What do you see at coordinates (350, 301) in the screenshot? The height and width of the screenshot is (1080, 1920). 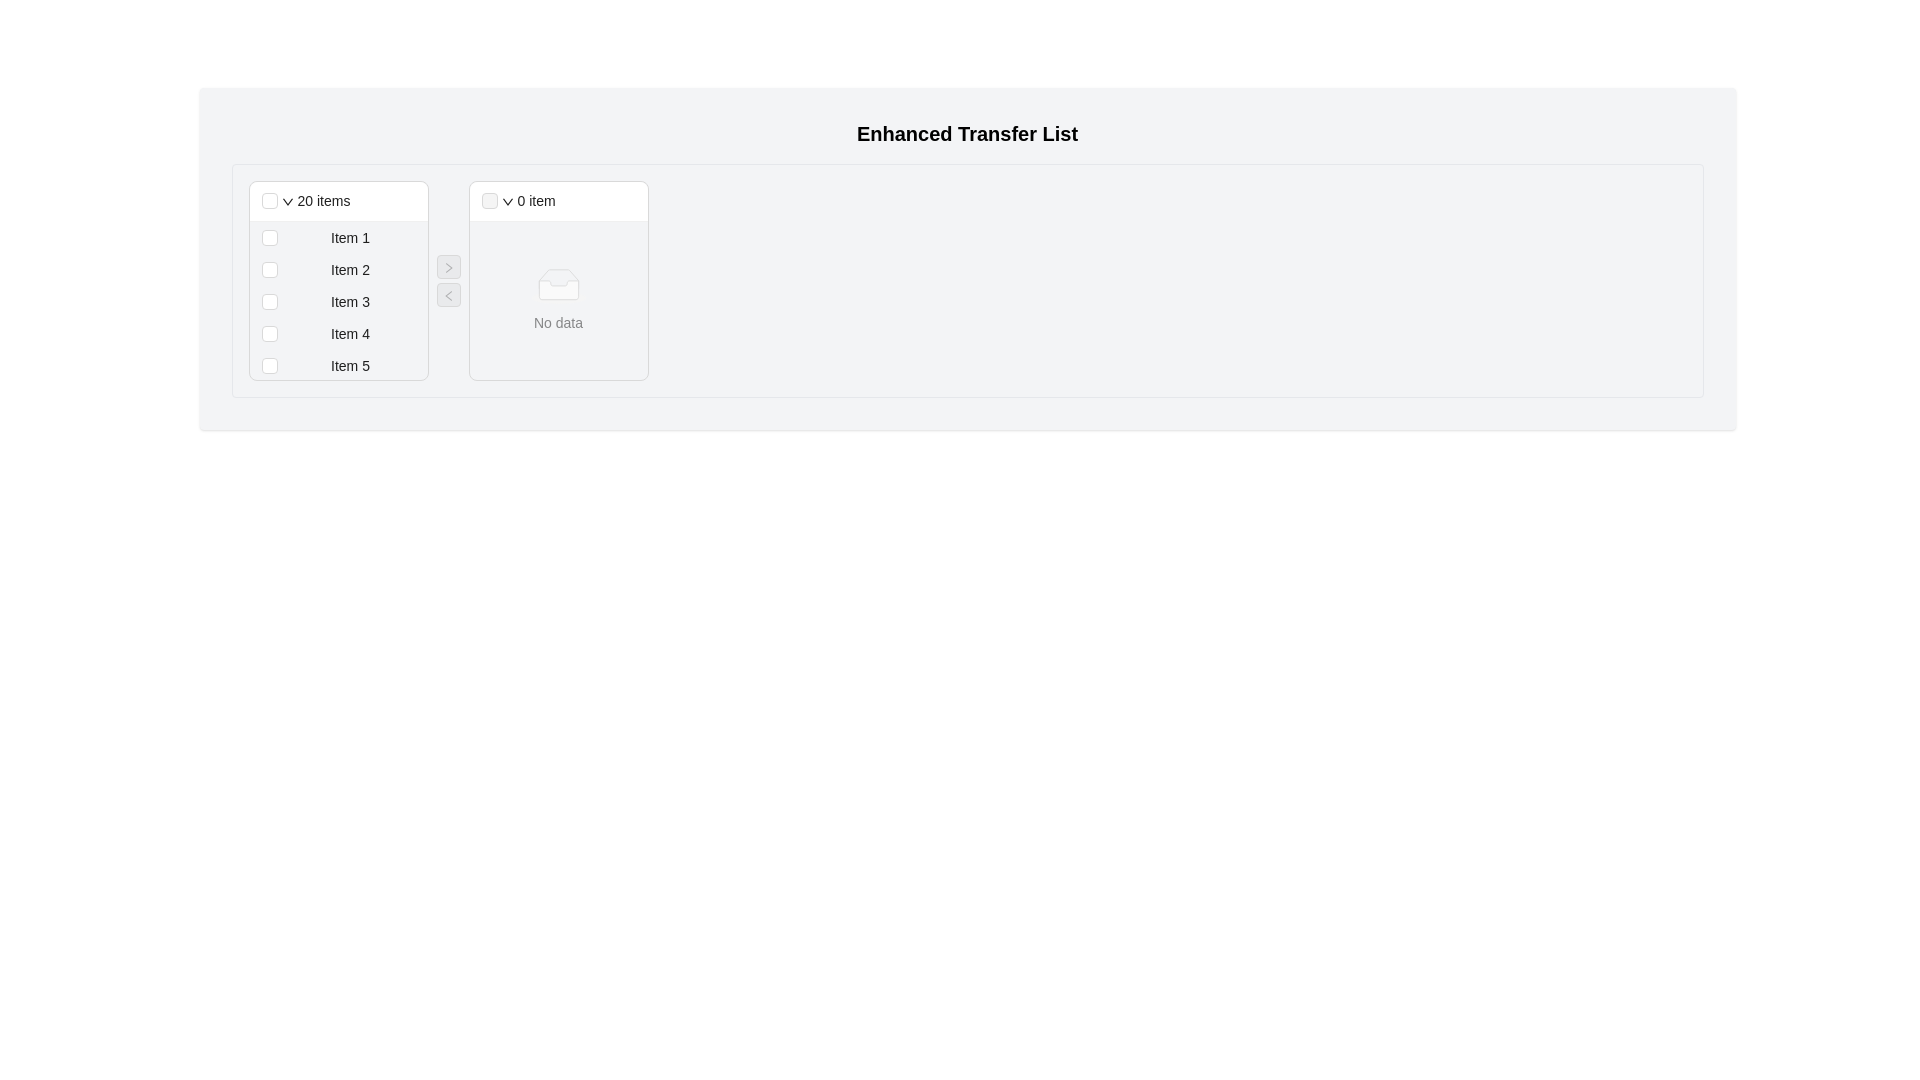 I see `the label displaying 'Item 3' in the left panel of the transfer list, which is the third item in the vertical list` at bounding box center [350, 301].